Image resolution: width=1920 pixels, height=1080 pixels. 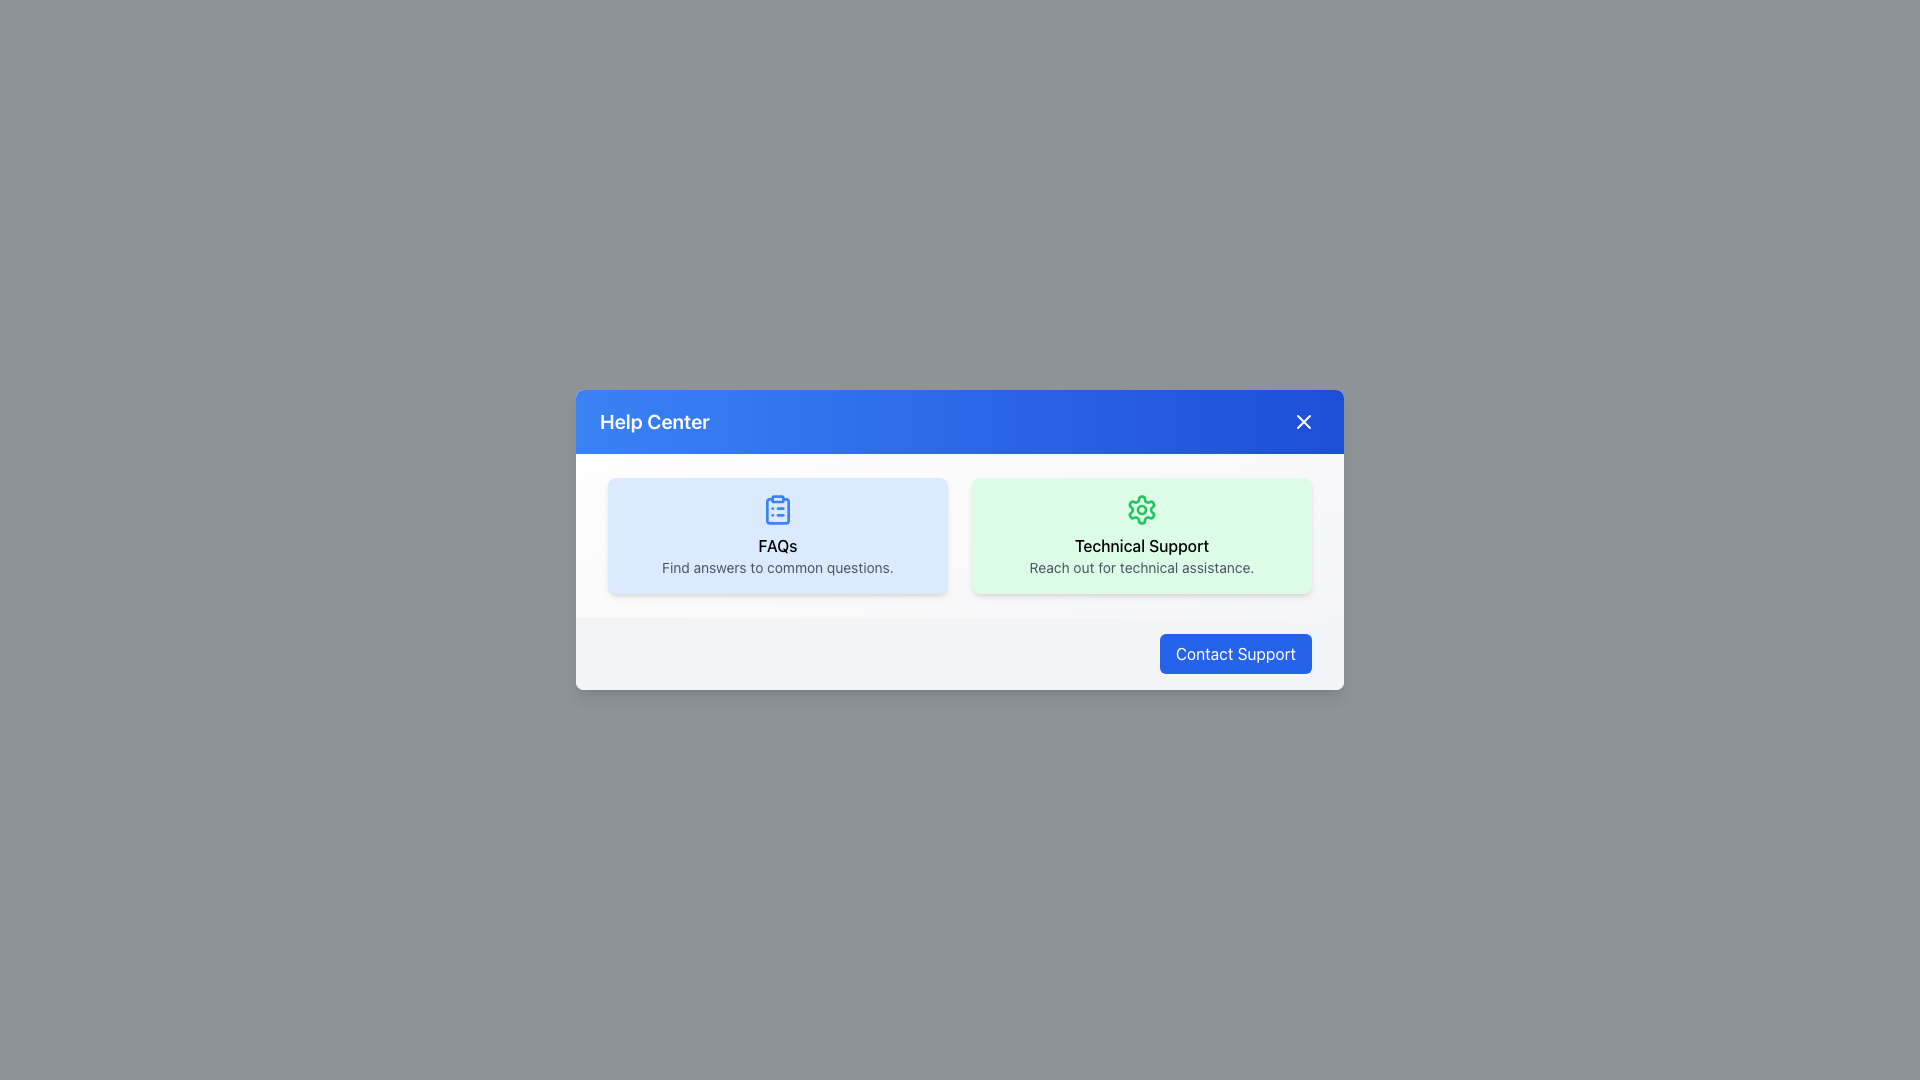 What do you see at coordinates (1142, 508) in the screenshot?
I see `the green gear icon located at the center of the 'Technical Support' panel on the right side of the interface` at bounding box center [1142, 508].